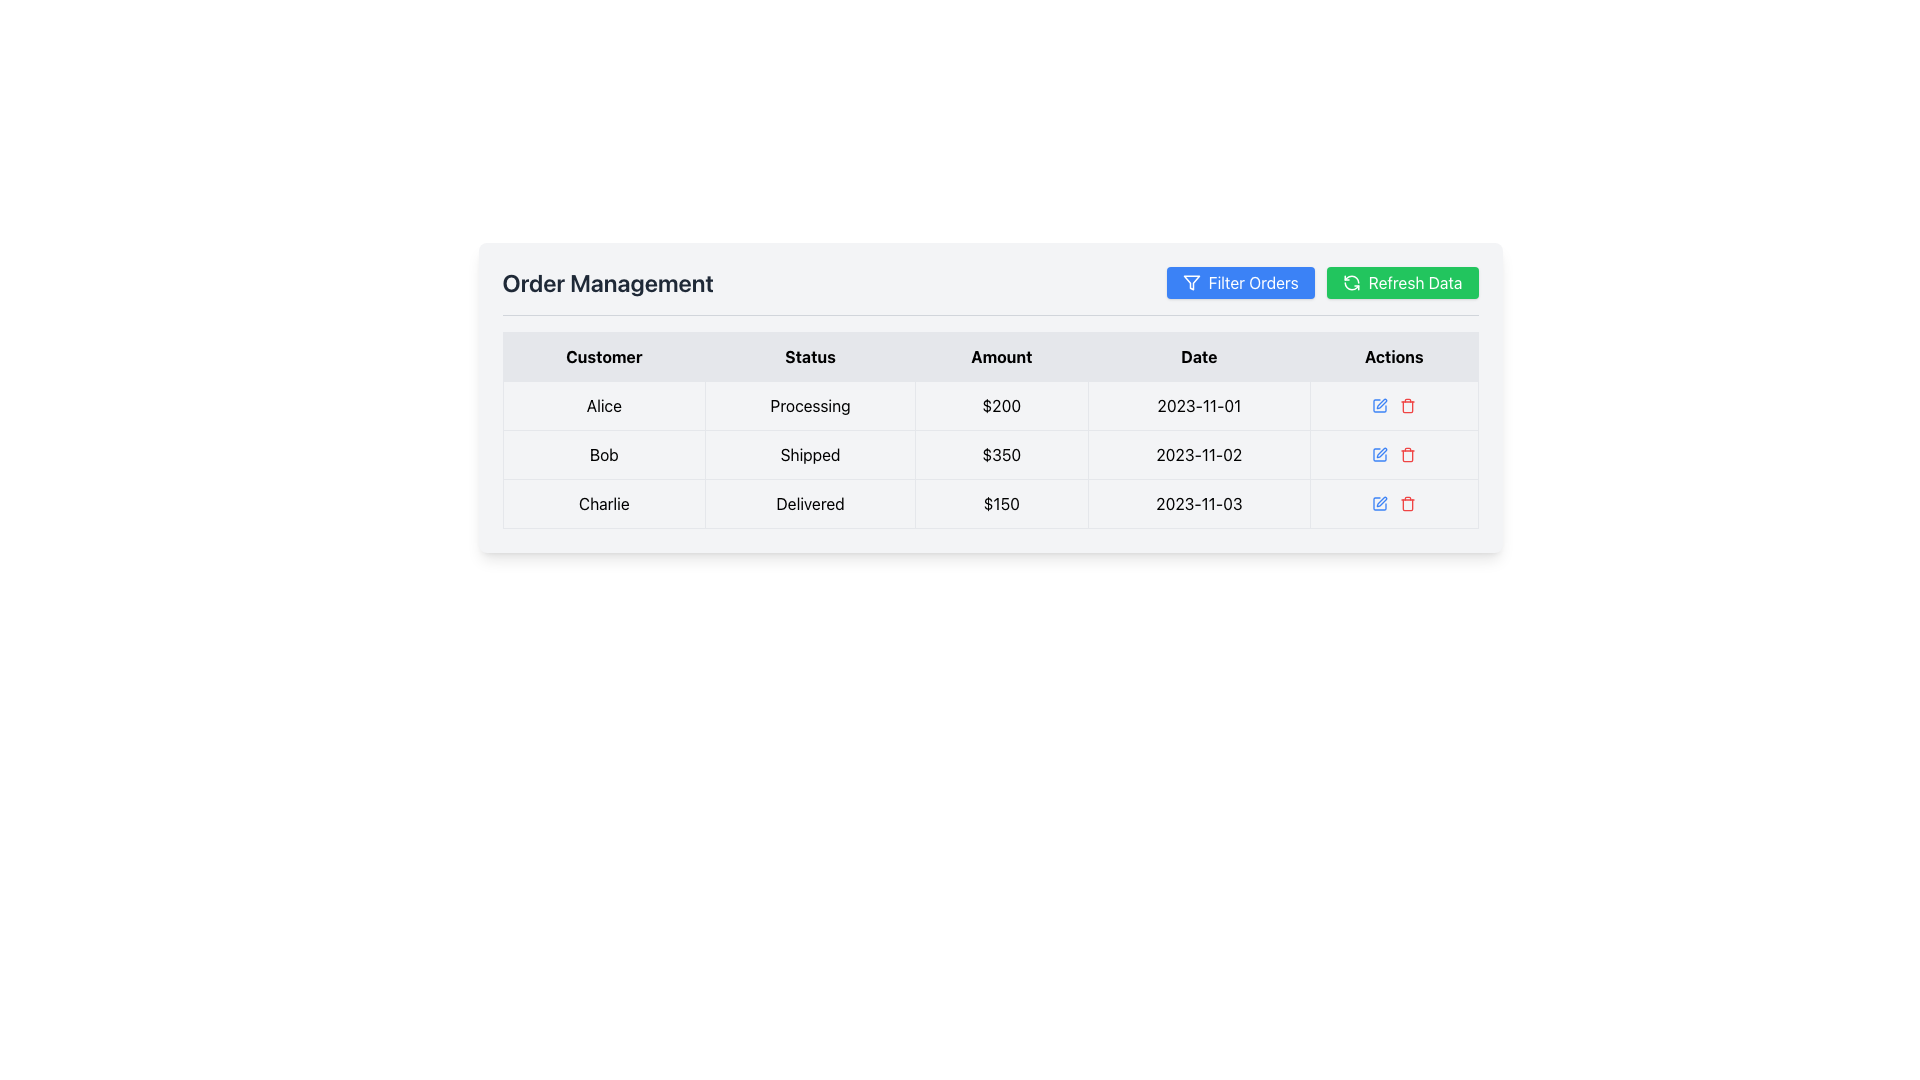  Describe the element at coordinates (603, 455) in the screenshot. I see `the text label displaying 'Bob' in the second row of the 'Customer' column in the table` at that location.